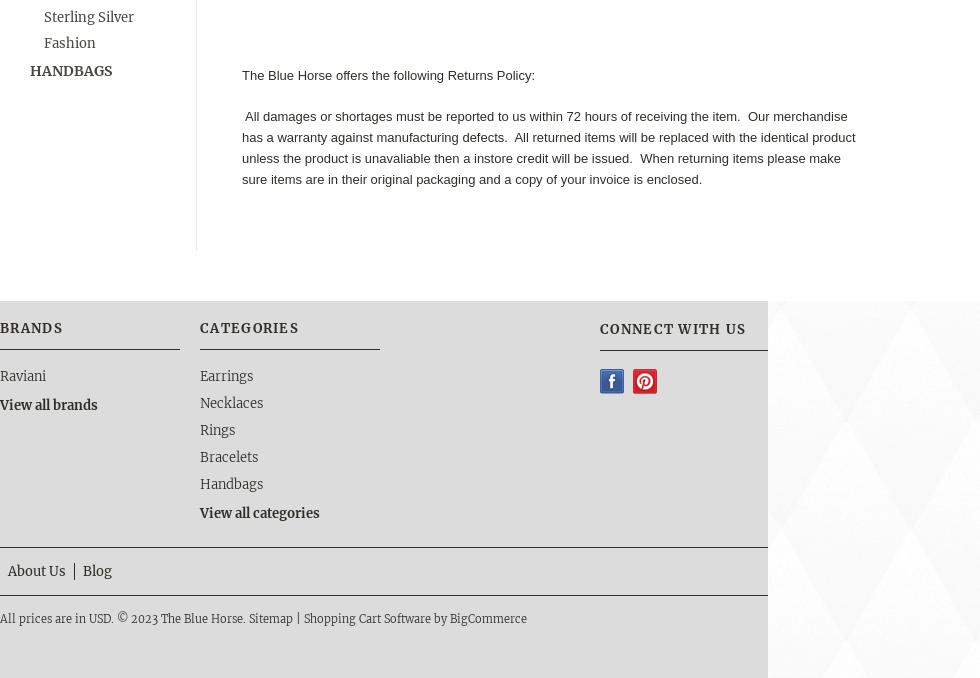 This screenshot has width=980, height=678. What do you see at coordinates (241, 145) in the screenshot?
I see `'All damages or shortages must be reported to us within 72 hours of receiving the item.  Our merchandise has a warranty against manufacturing defects.  All returned items will be replaced with the identical product unless the product is unavaliable then a instore credit will be issued.  When returning items please make sure items are in their original packaging and a copy of your invoice is enclosed.'` at bounding box center [241, 145].